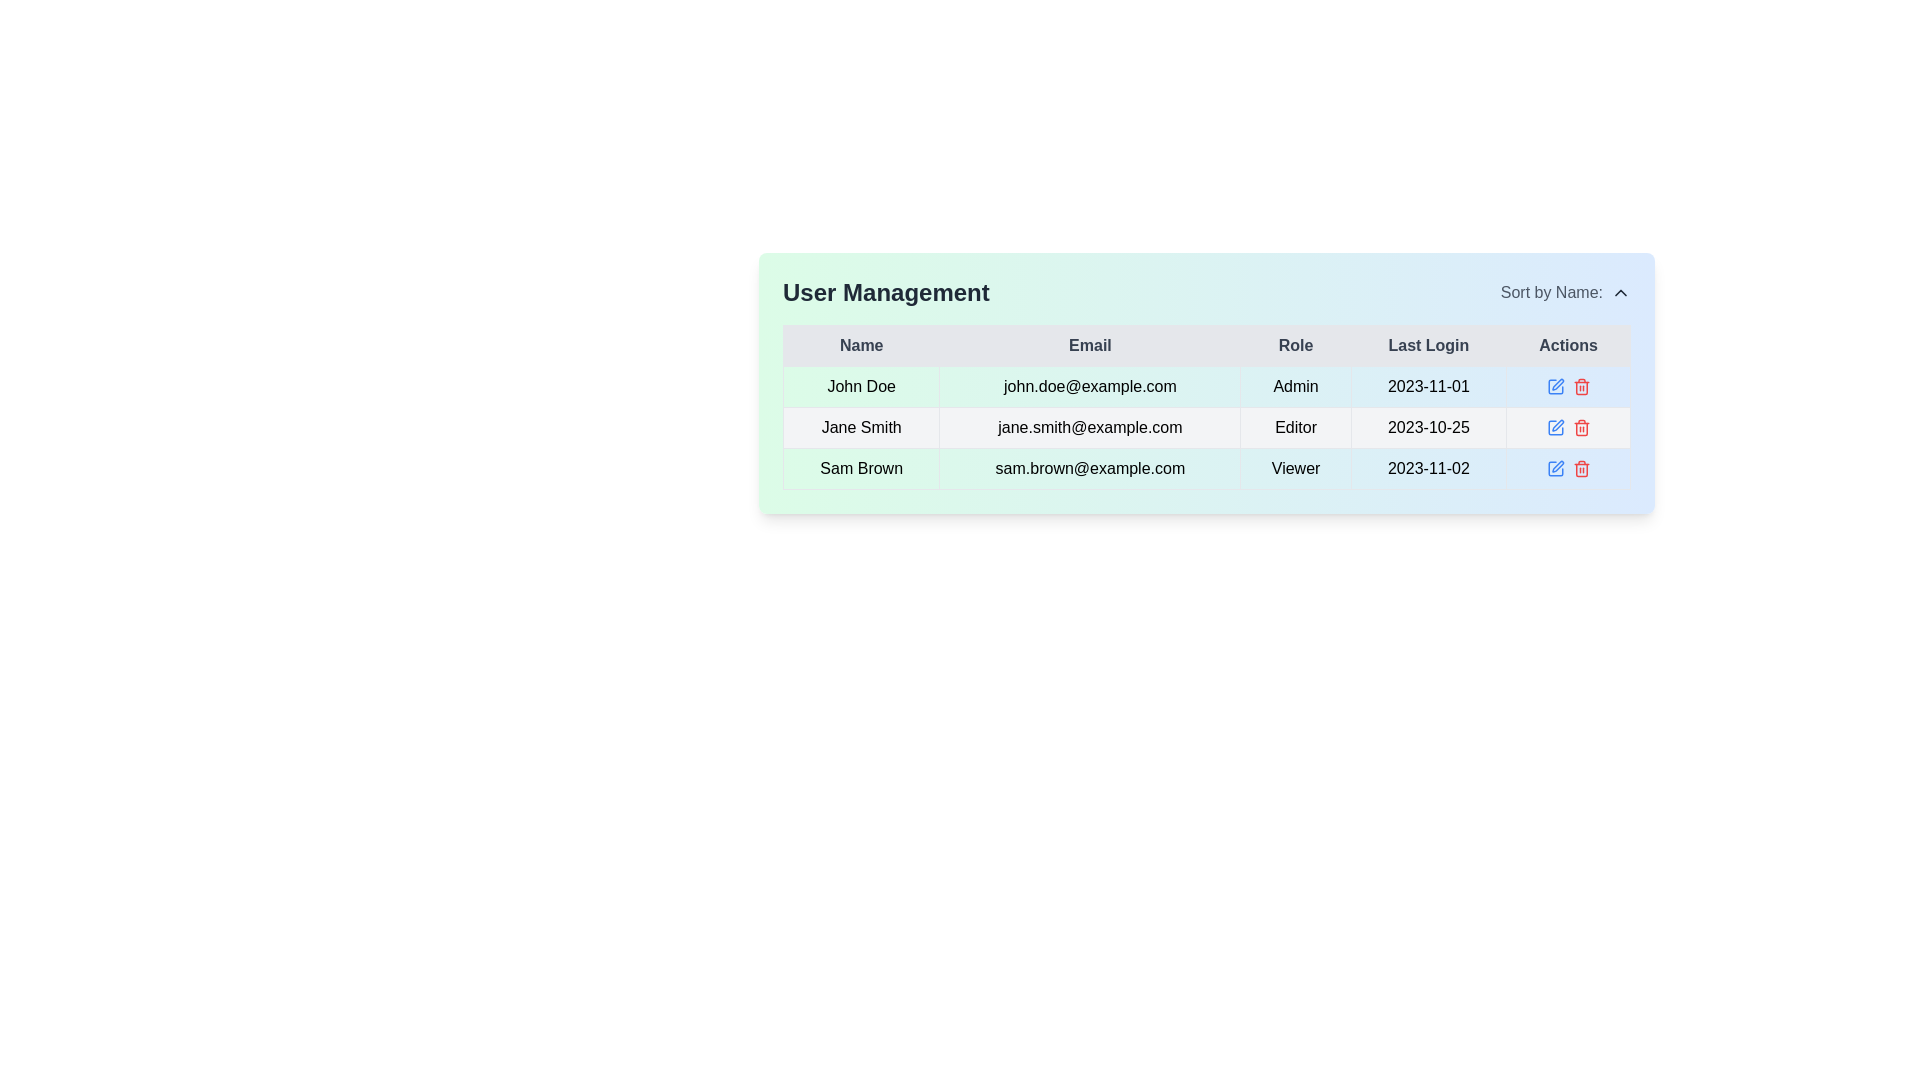 The width and height of the screenshot is (1920, 1080). Describe the element at coordinates (1205, 427) in the screenshot. I see `the second row of the table, which contains user information` at that location.